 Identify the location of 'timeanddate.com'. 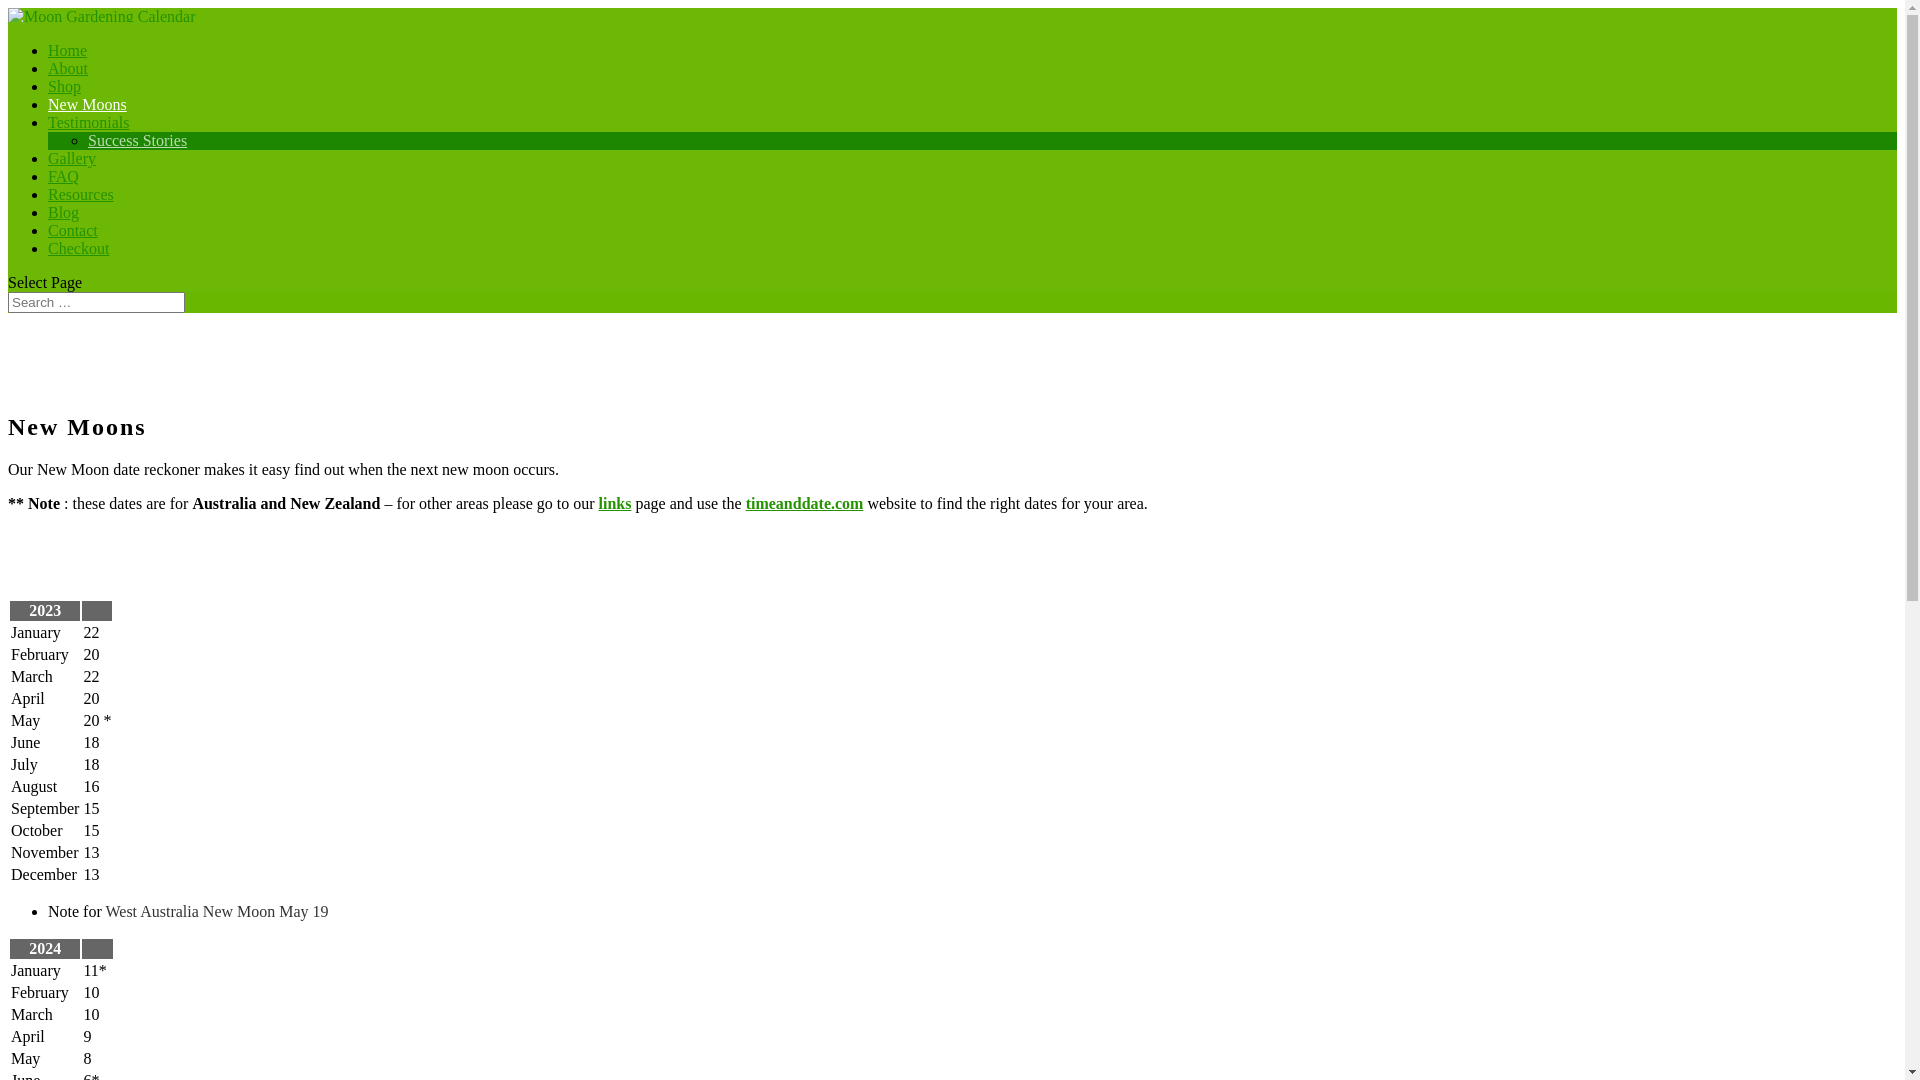
(744, 502).